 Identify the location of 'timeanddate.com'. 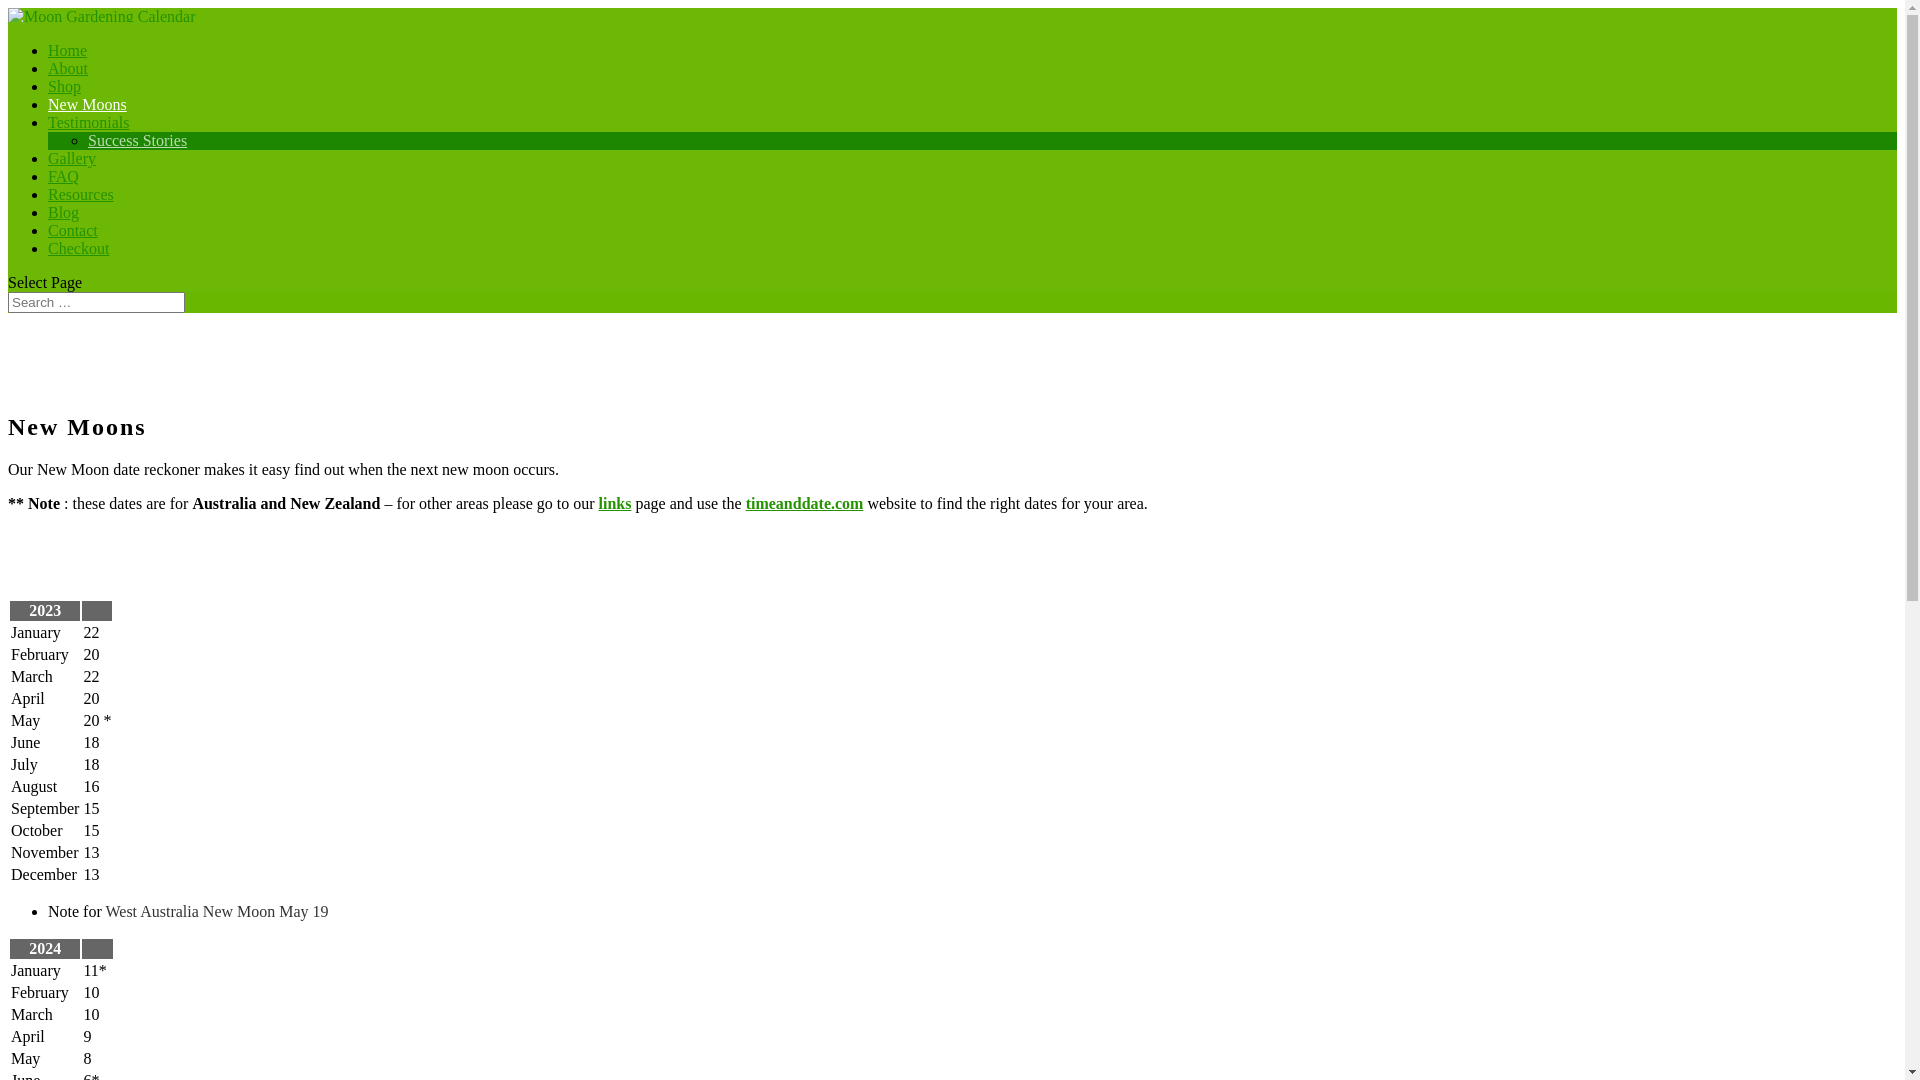
(744, 502).